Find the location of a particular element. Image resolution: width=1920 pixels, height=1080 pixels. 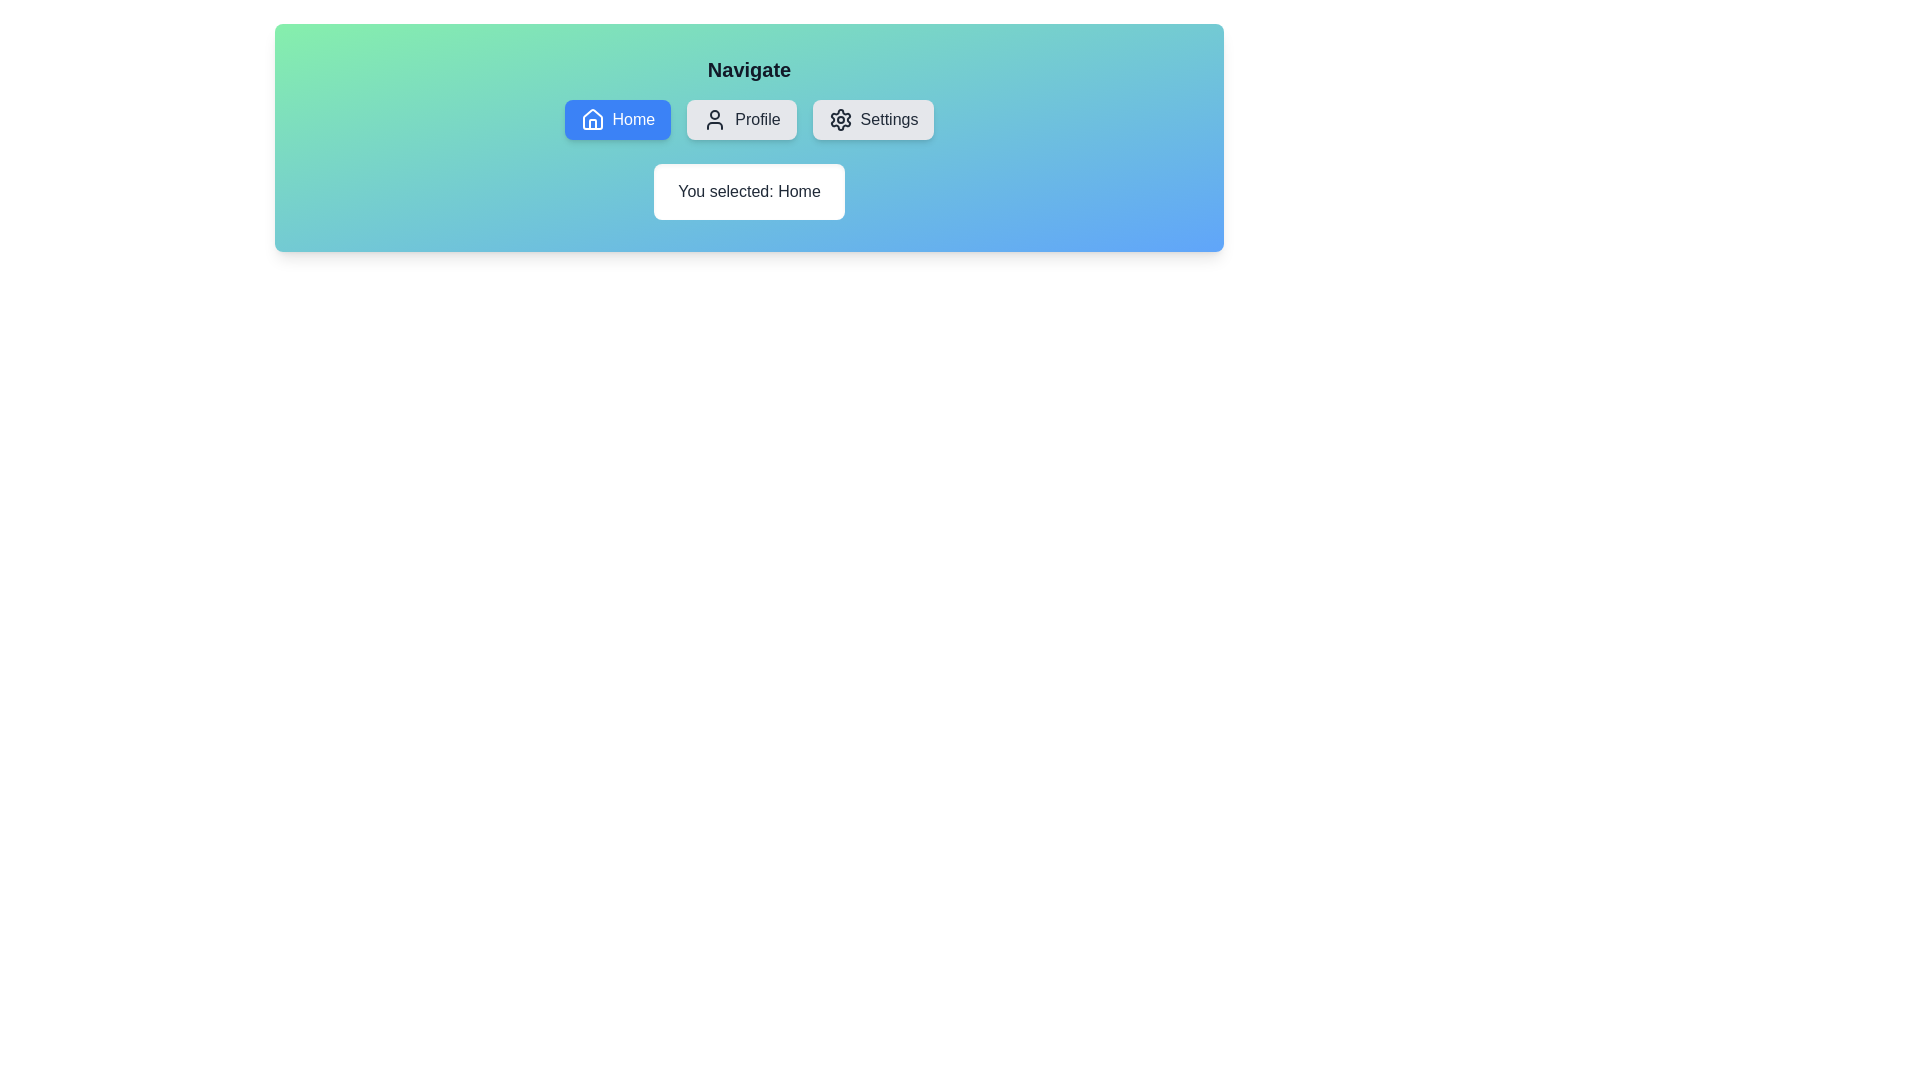

the Settings button to observe its visual feedback is located at coordinates (873, 119).